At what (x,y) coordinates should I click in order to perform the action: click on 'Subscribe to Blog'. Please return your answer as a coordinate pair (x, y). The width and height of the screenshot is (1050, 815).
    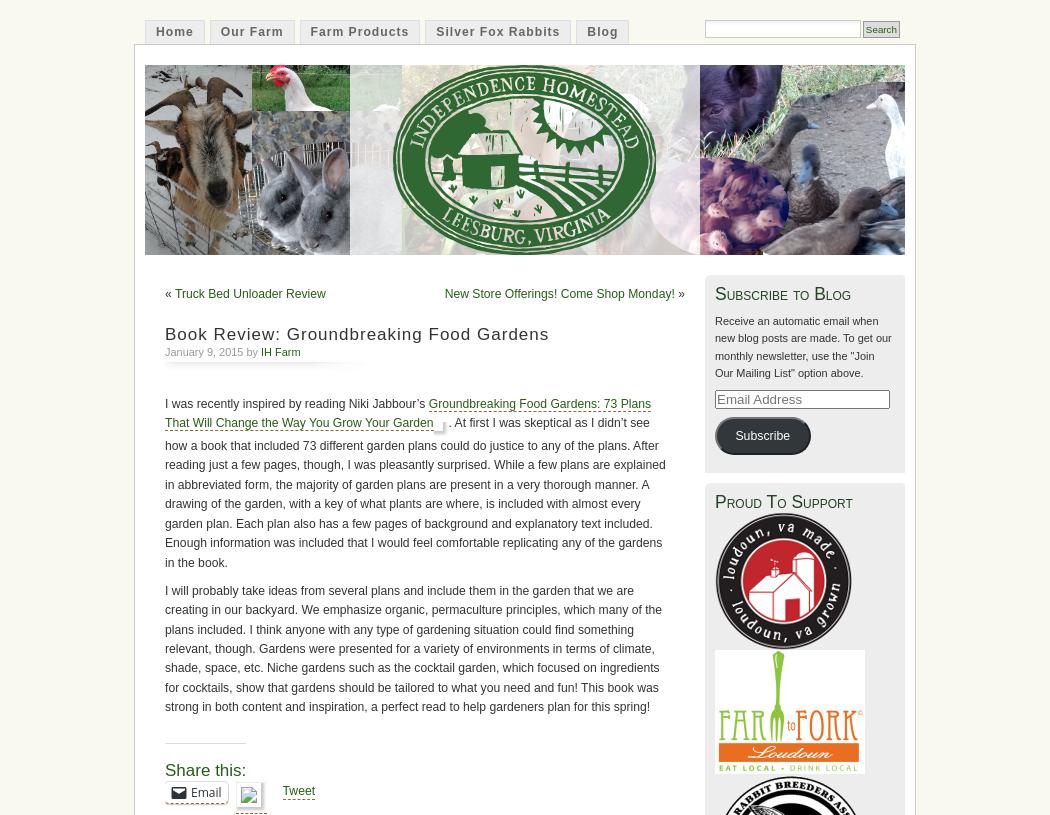
    Looking at the image, I should click on (782, 292).